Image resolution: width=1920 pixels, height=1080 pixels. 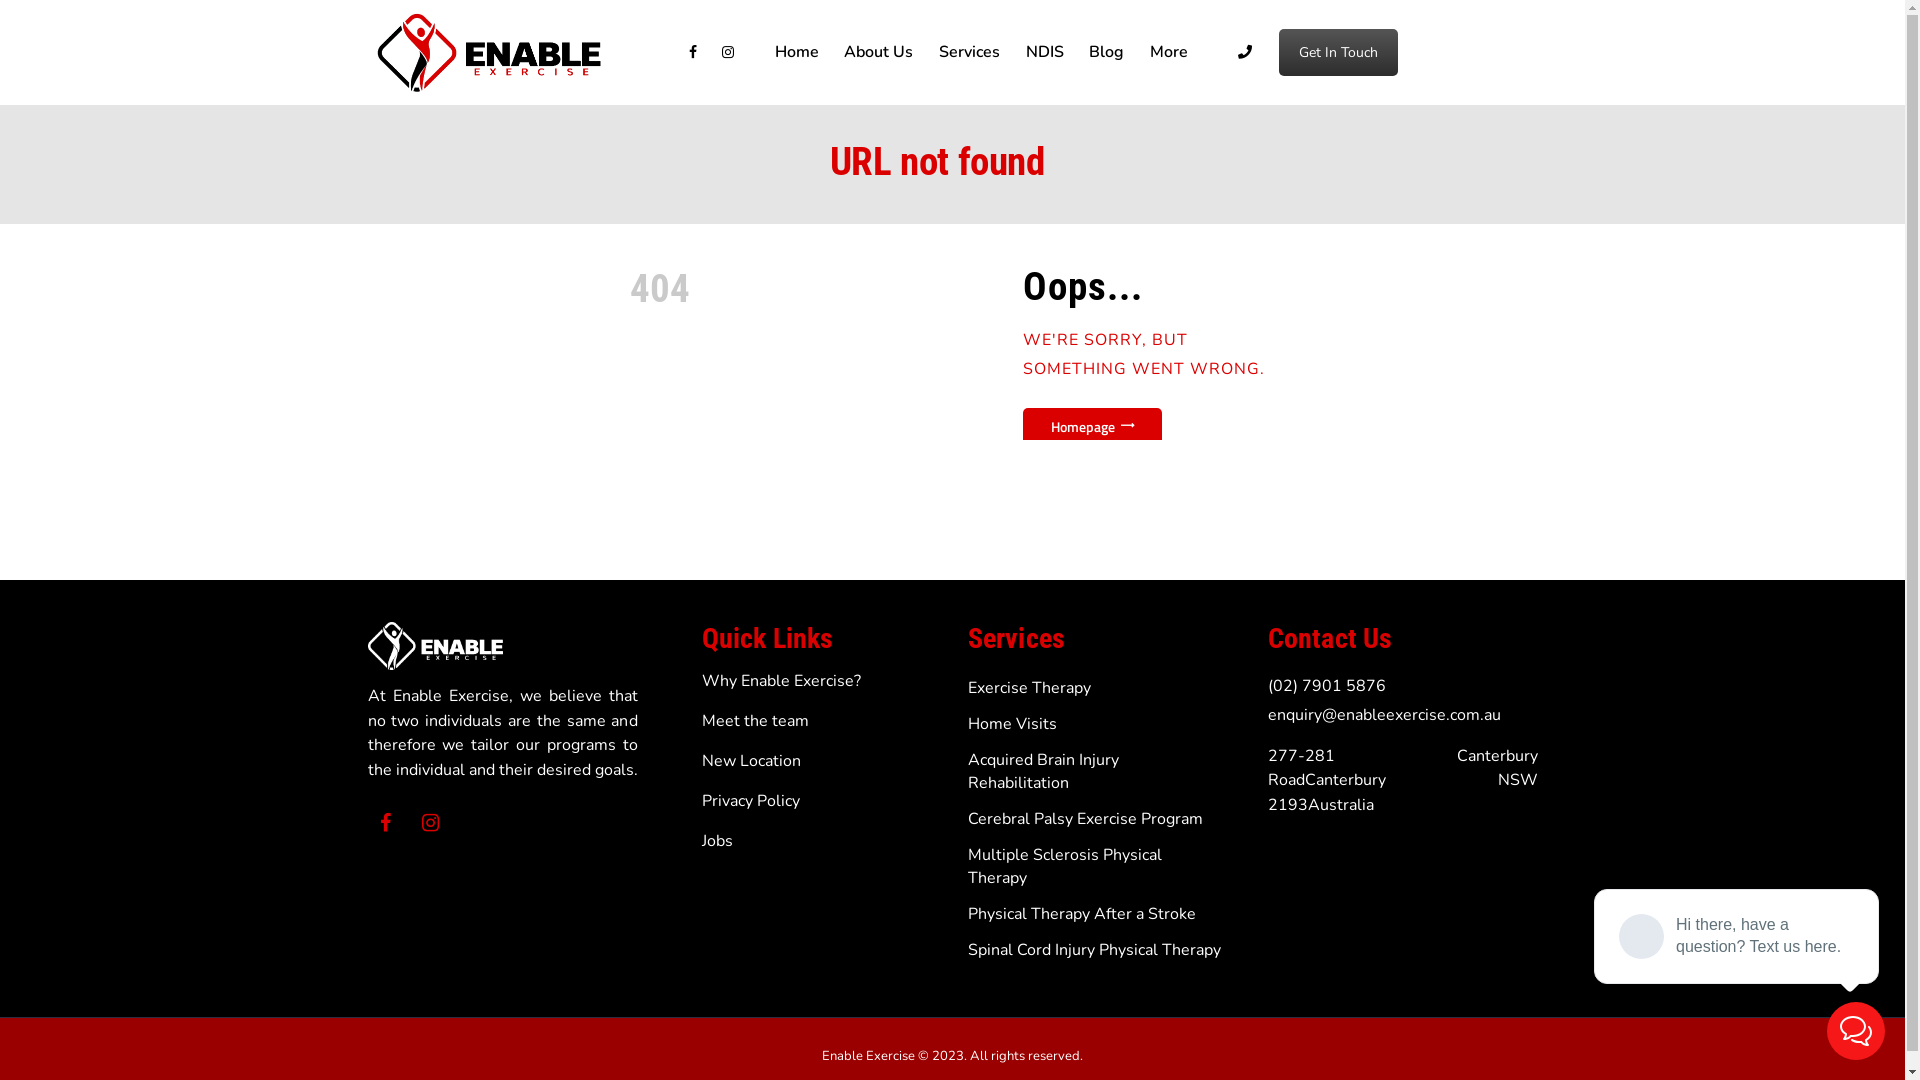 What do you see at coordinates (1169, 51) in the screenshot?
I see `'More'` at bounding box center [1169, 51].